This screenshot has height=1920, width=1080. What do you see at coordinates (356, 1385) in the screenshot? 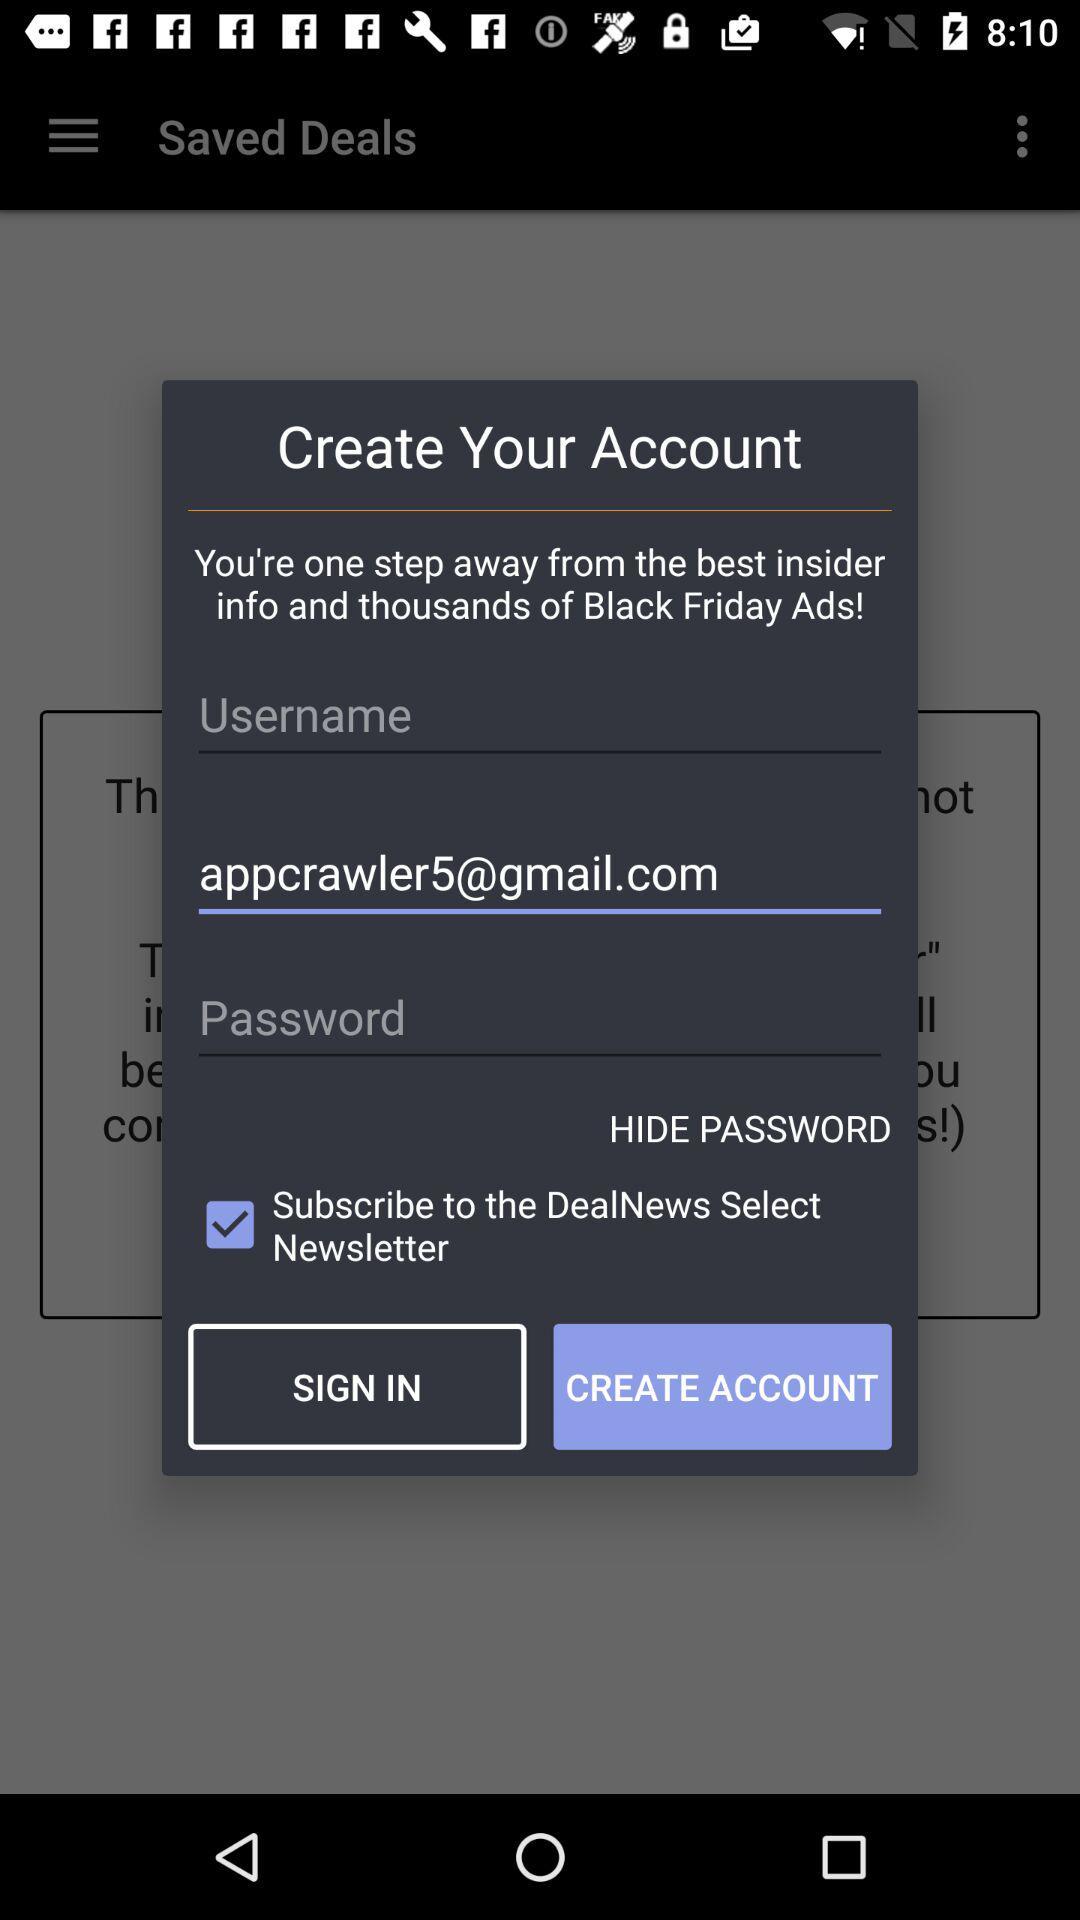
I see `the icon below subscribe to the` at bounding box center [356, 1385].